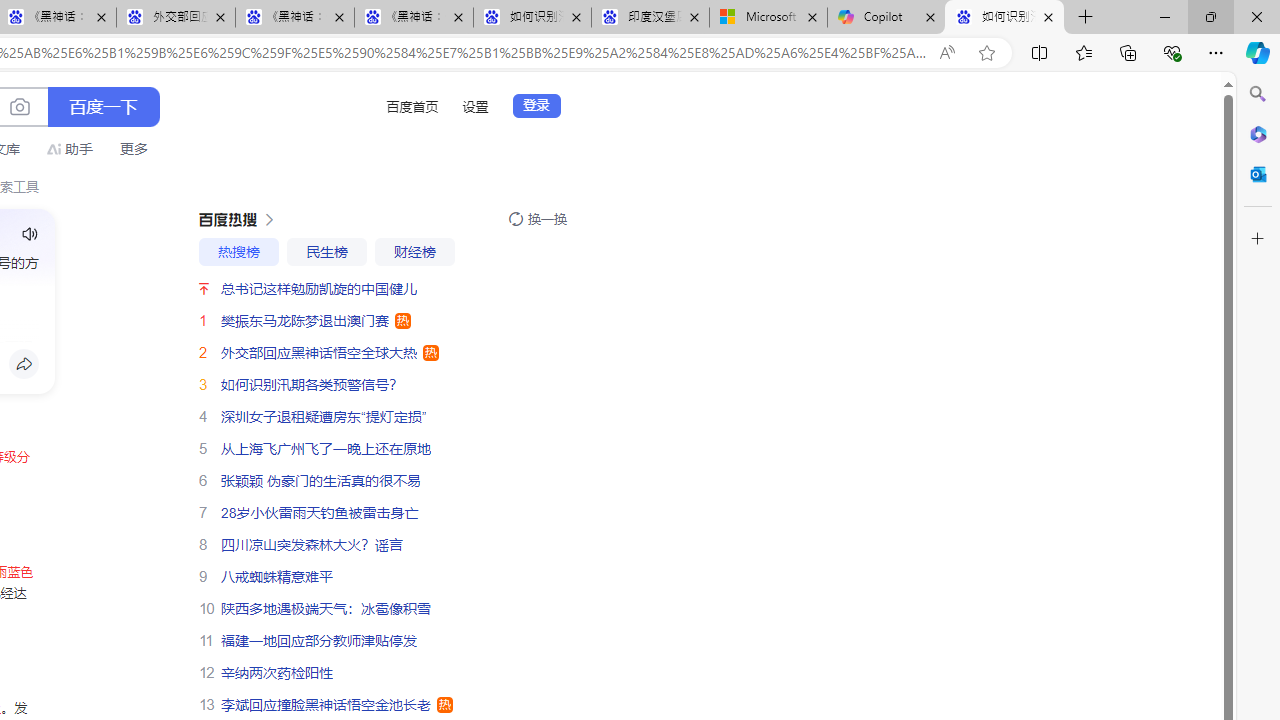 This screenshot has height=720, width=1280. I want to click on 'Copilot', so click(885, 17).